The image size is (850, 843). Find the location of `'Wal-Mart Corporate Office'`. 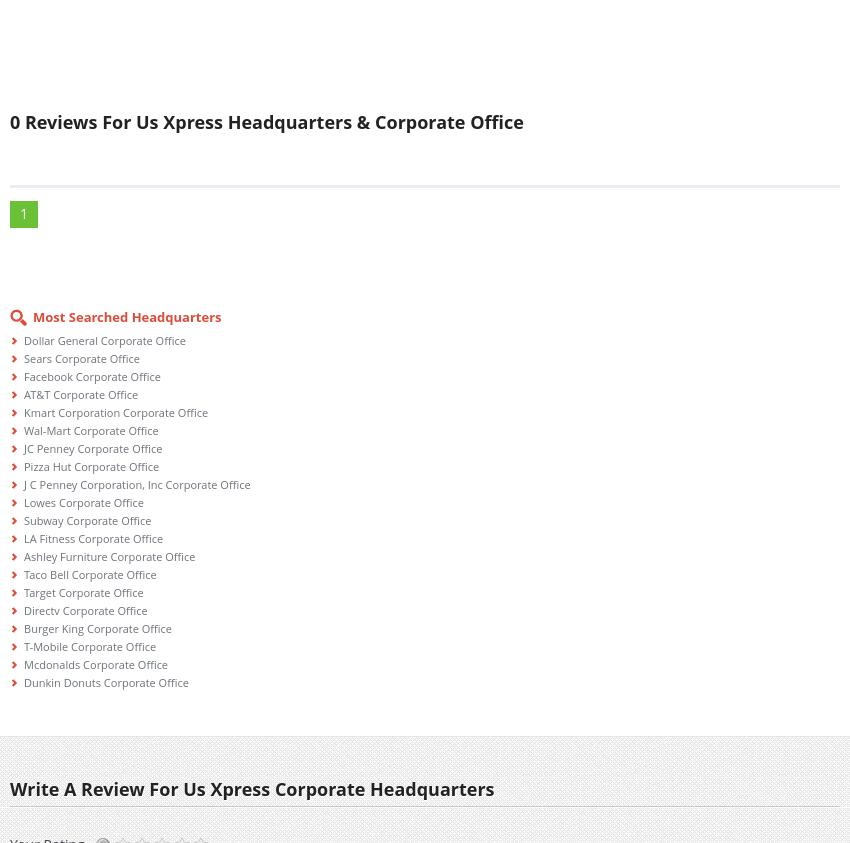

'Wal-Mart Corporate Office' is located at coordinates (90, 430).